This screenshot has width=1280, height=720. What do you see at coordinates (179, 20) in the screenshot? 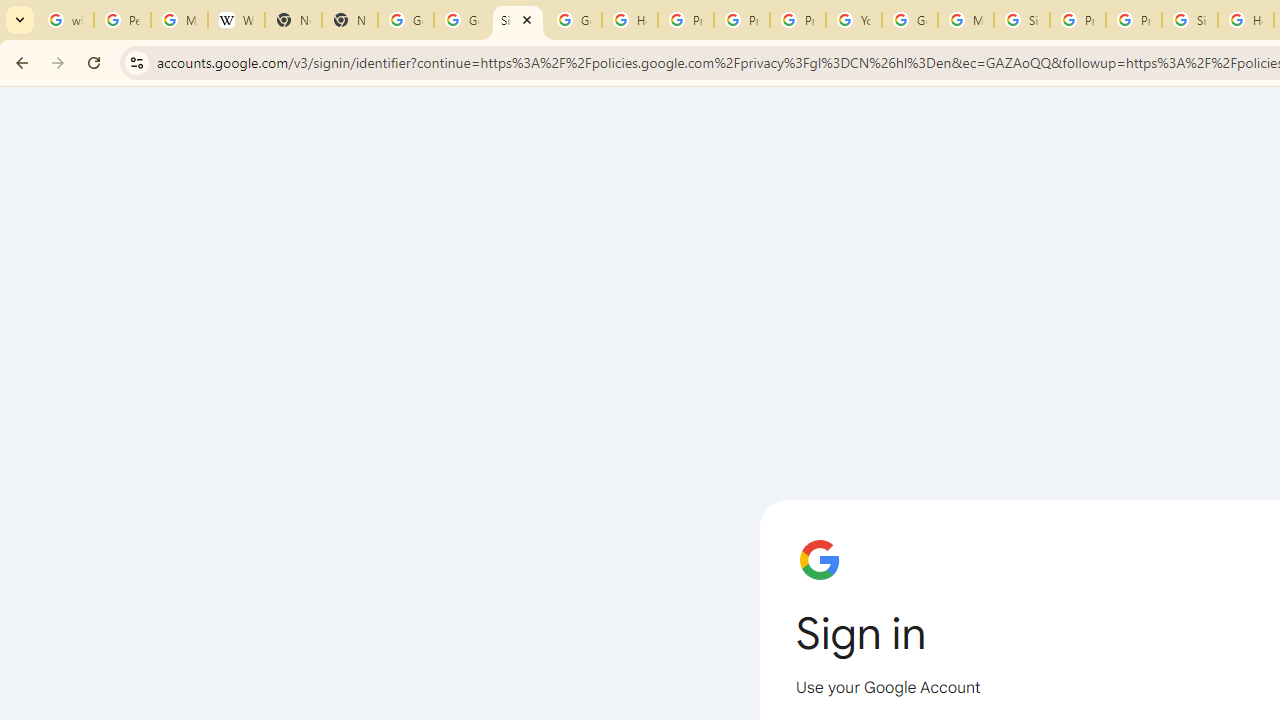
I see `'Manage your Location History - Google Search Help'` at bounding box center [179, 20].